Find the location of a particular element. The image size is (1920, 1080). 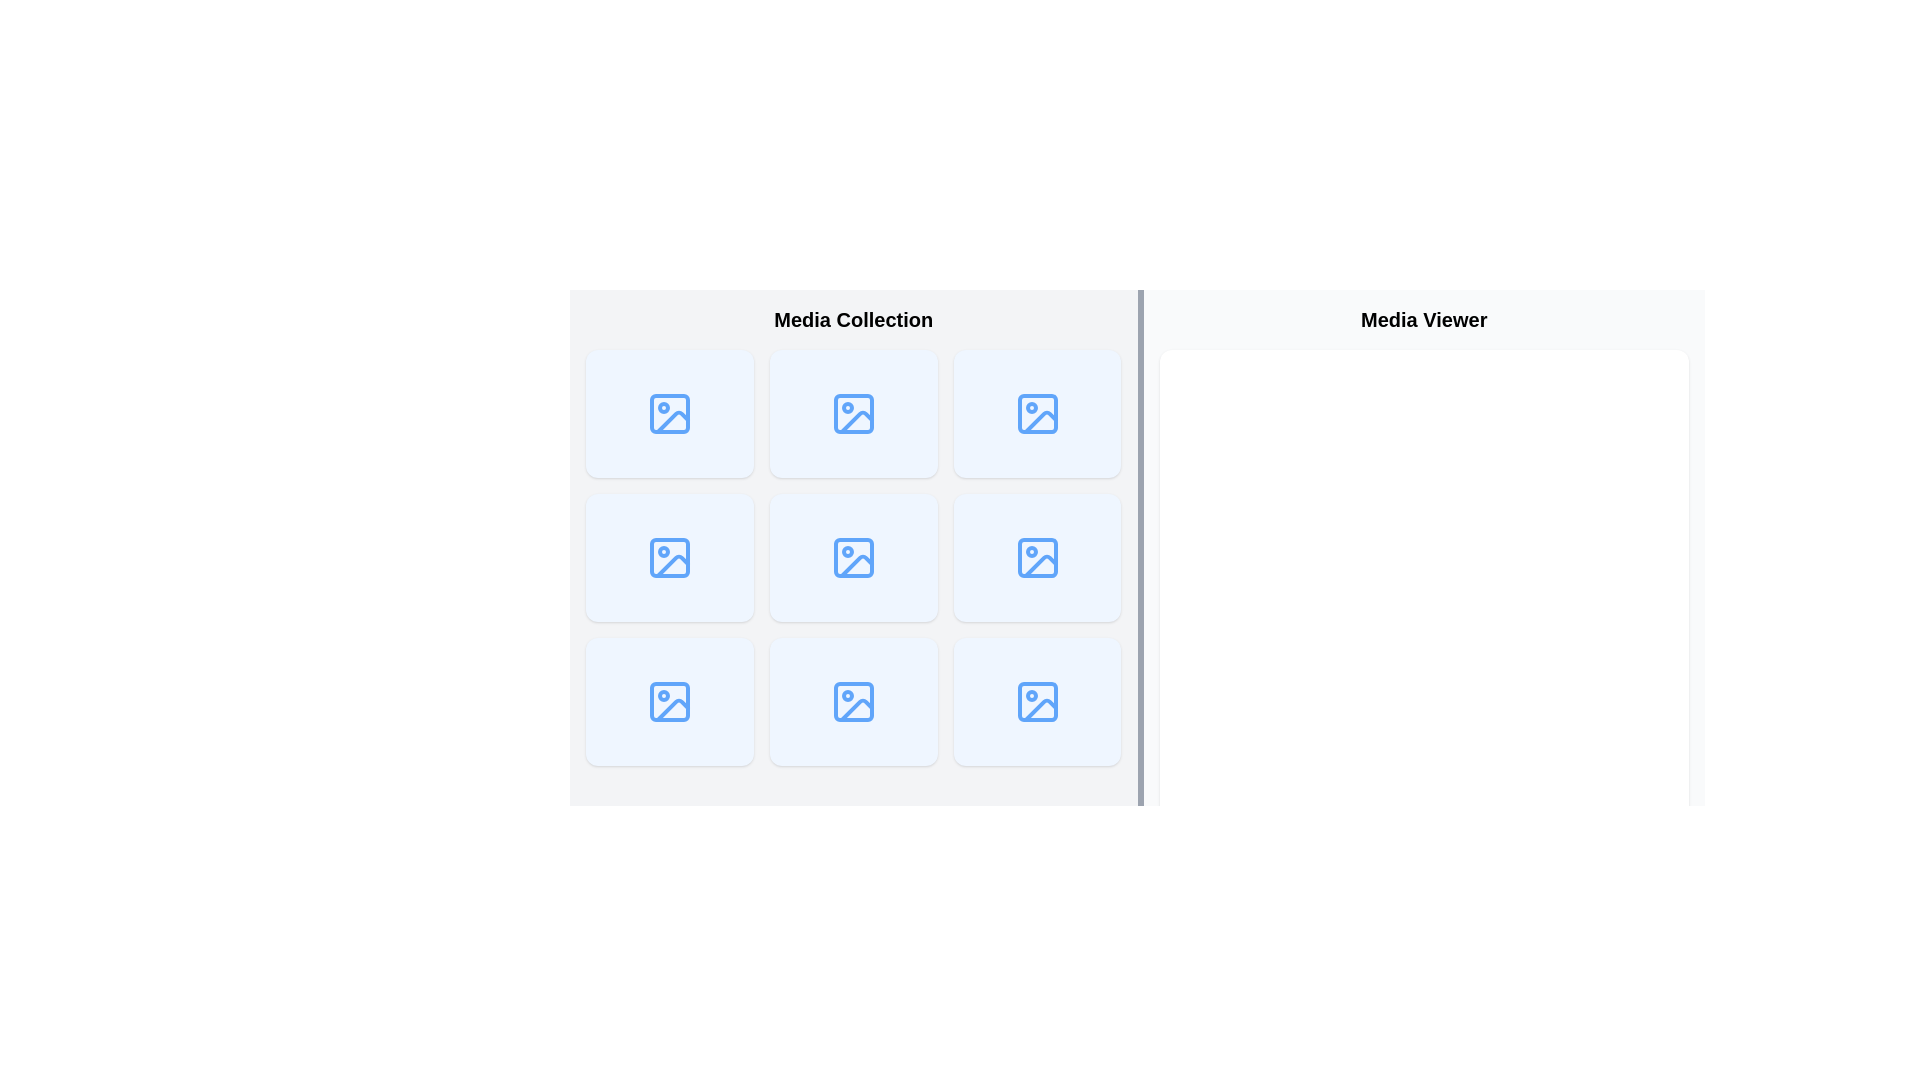

the top-middle icon in the 3x3 grid is located at coordinates (853, 412).